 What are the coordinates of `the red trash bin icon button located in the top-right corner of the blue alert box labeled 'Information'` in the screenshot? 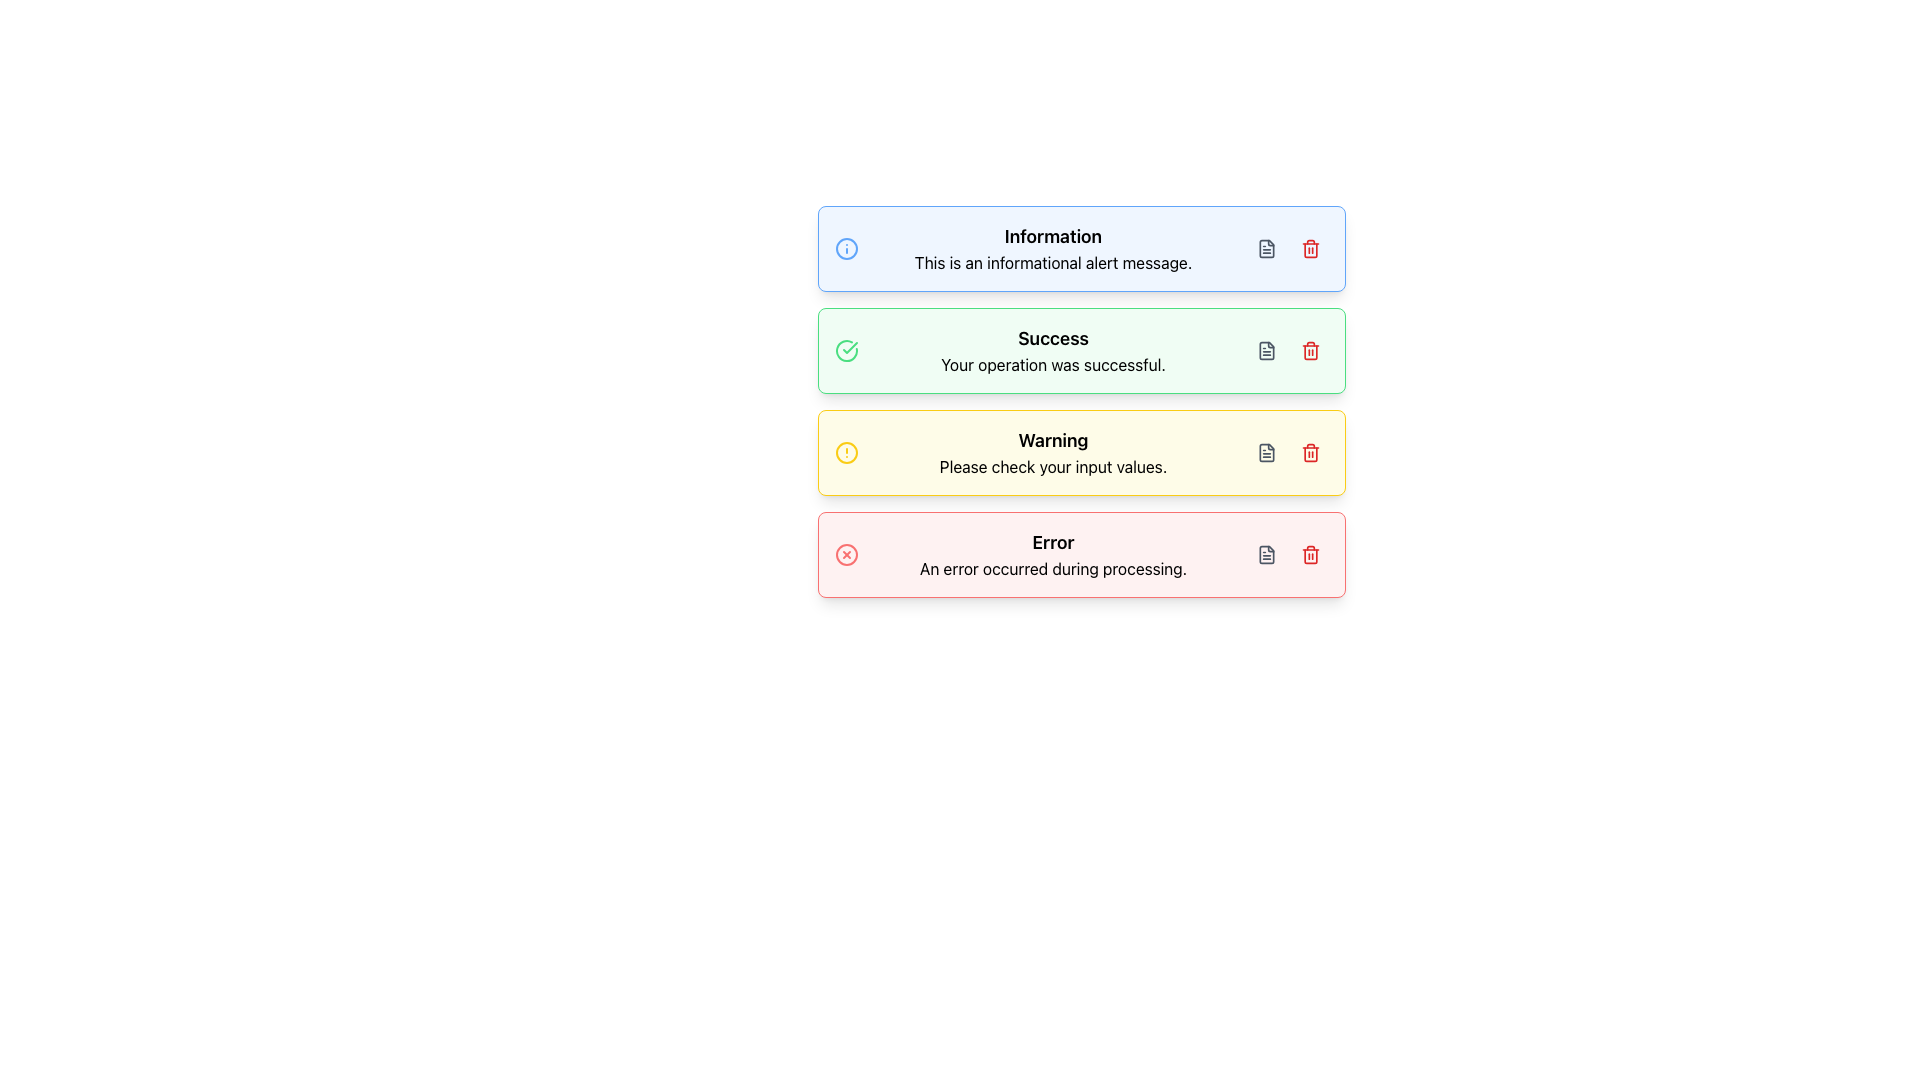 It's located at (1310, 248).